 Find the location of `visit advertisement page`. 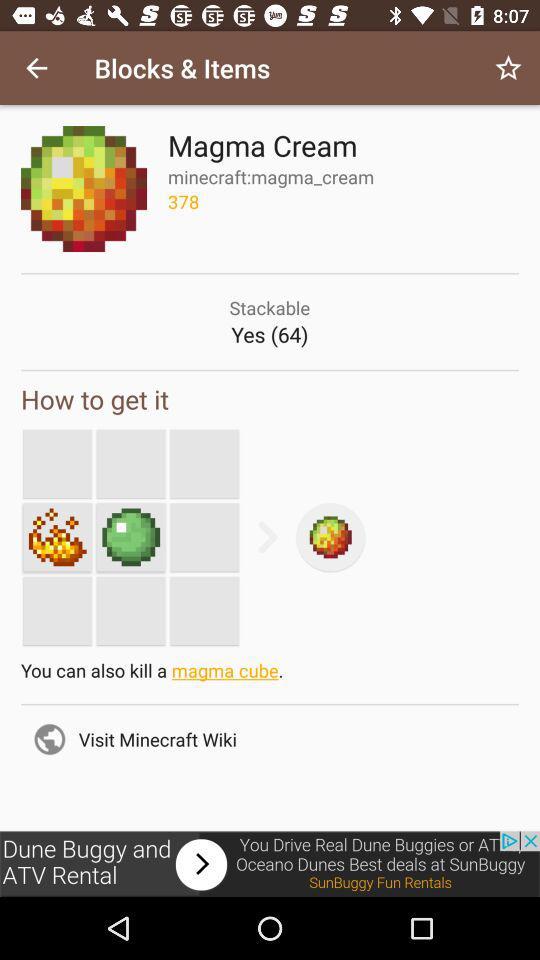

visit advertisement page is located at coordinates (270, 863).